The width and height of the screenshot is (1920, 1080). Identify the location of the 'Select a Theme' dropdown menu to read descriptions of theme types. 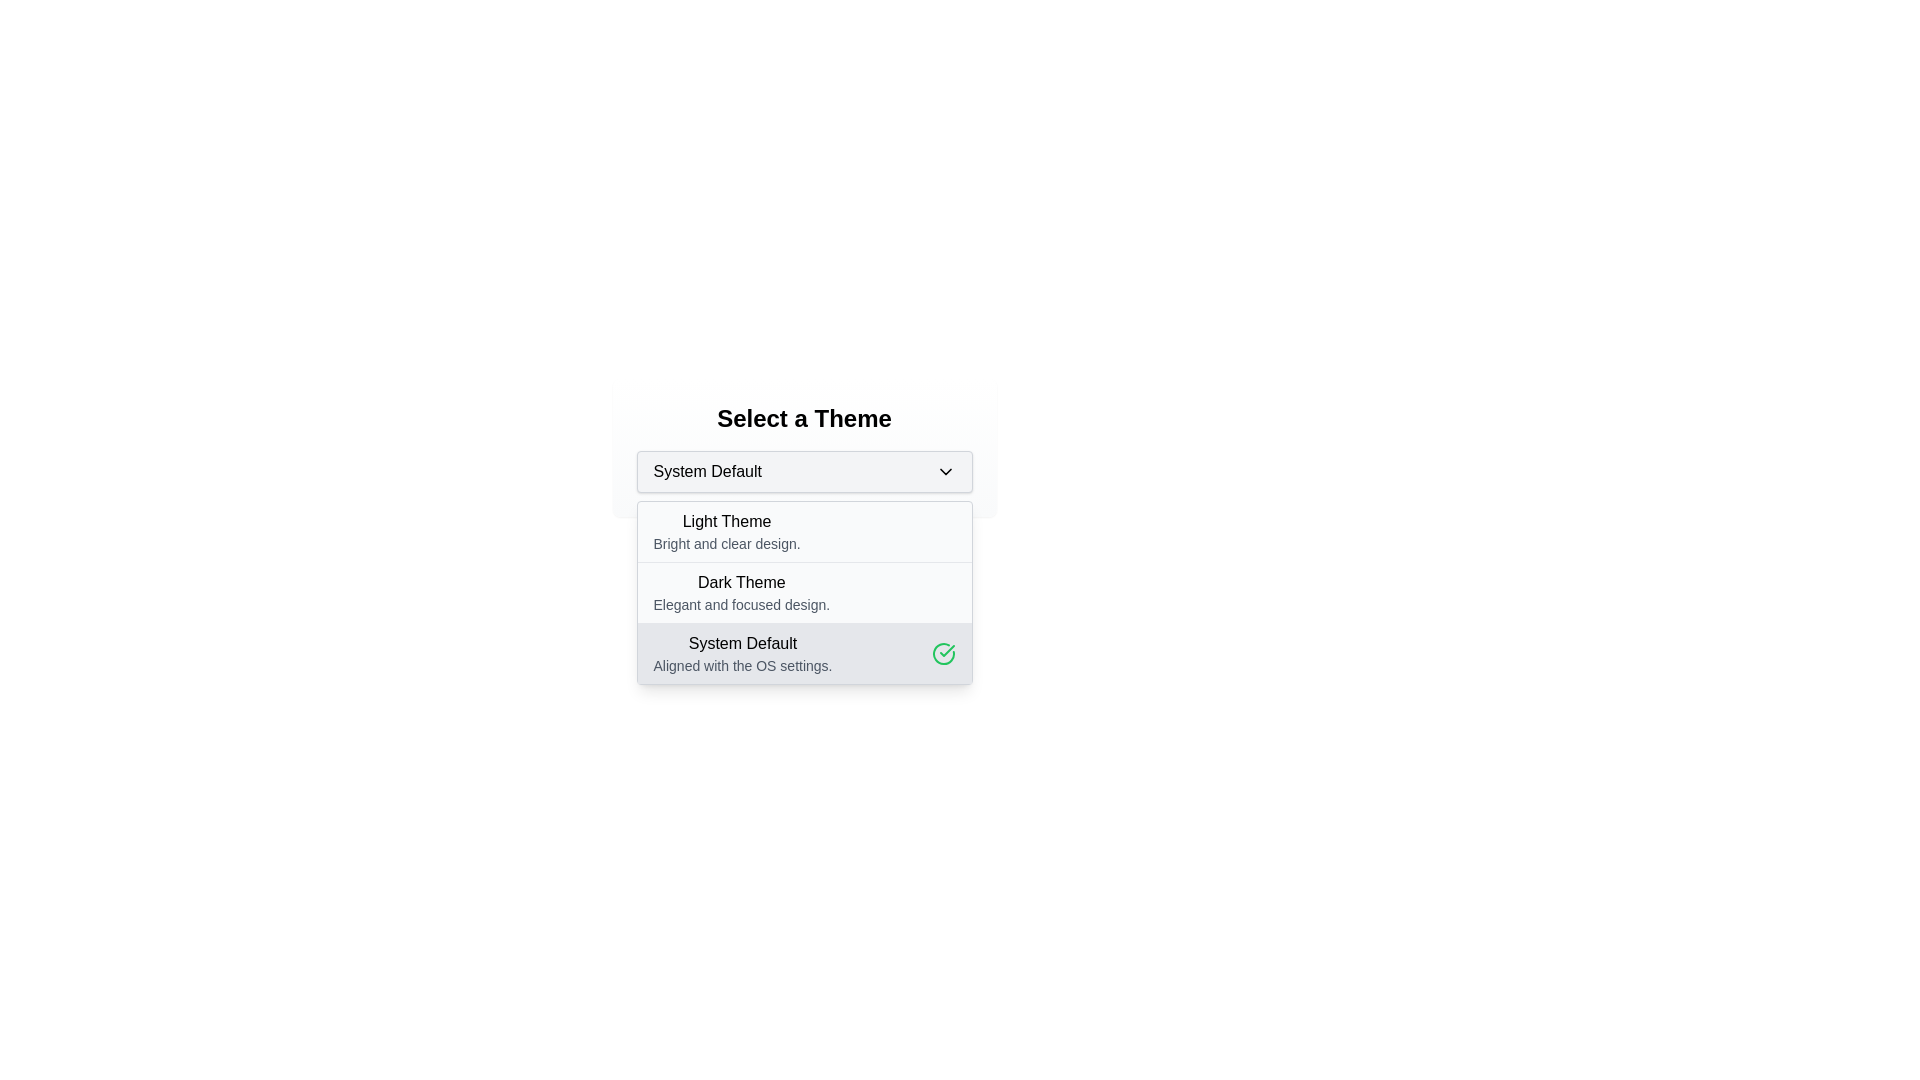
(804, 446).